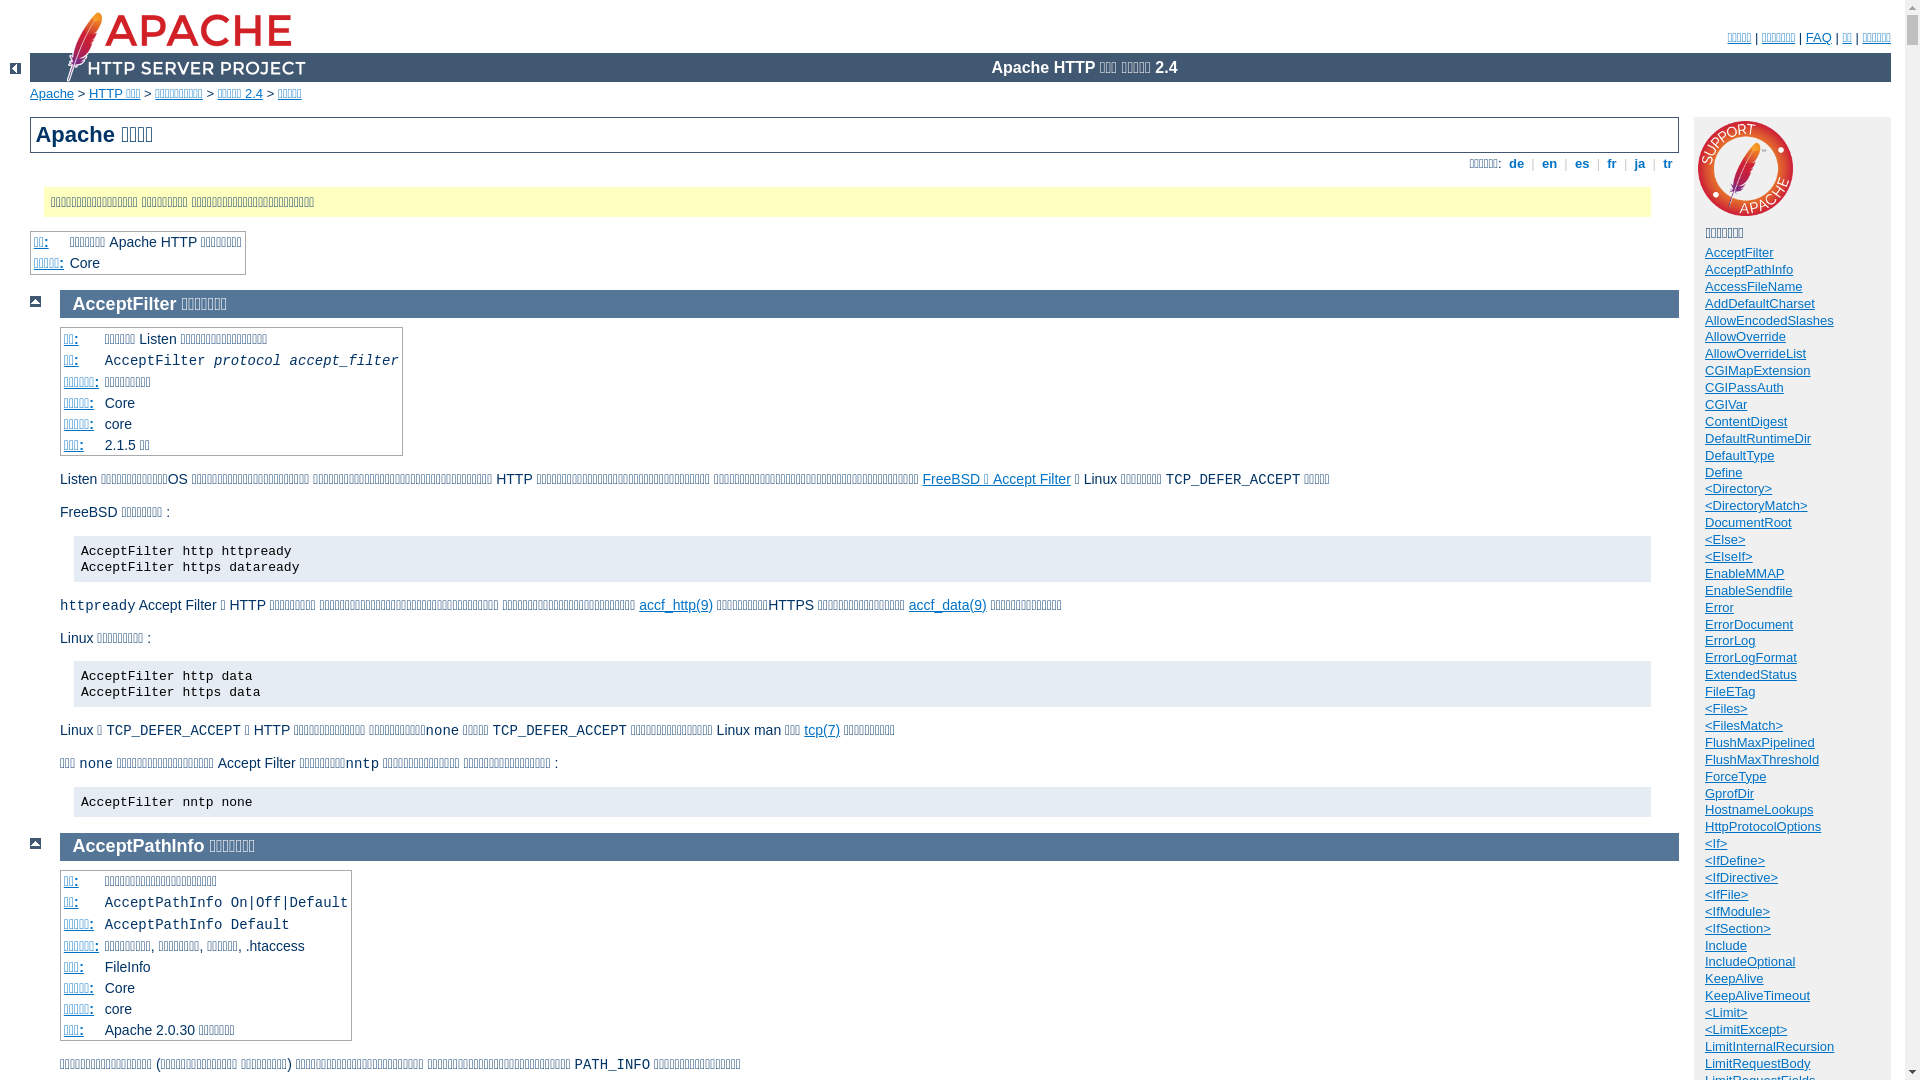 The height and width of the screenshot is (1080, 1920). I want to click on '<Directory>', so click(1703, 488).